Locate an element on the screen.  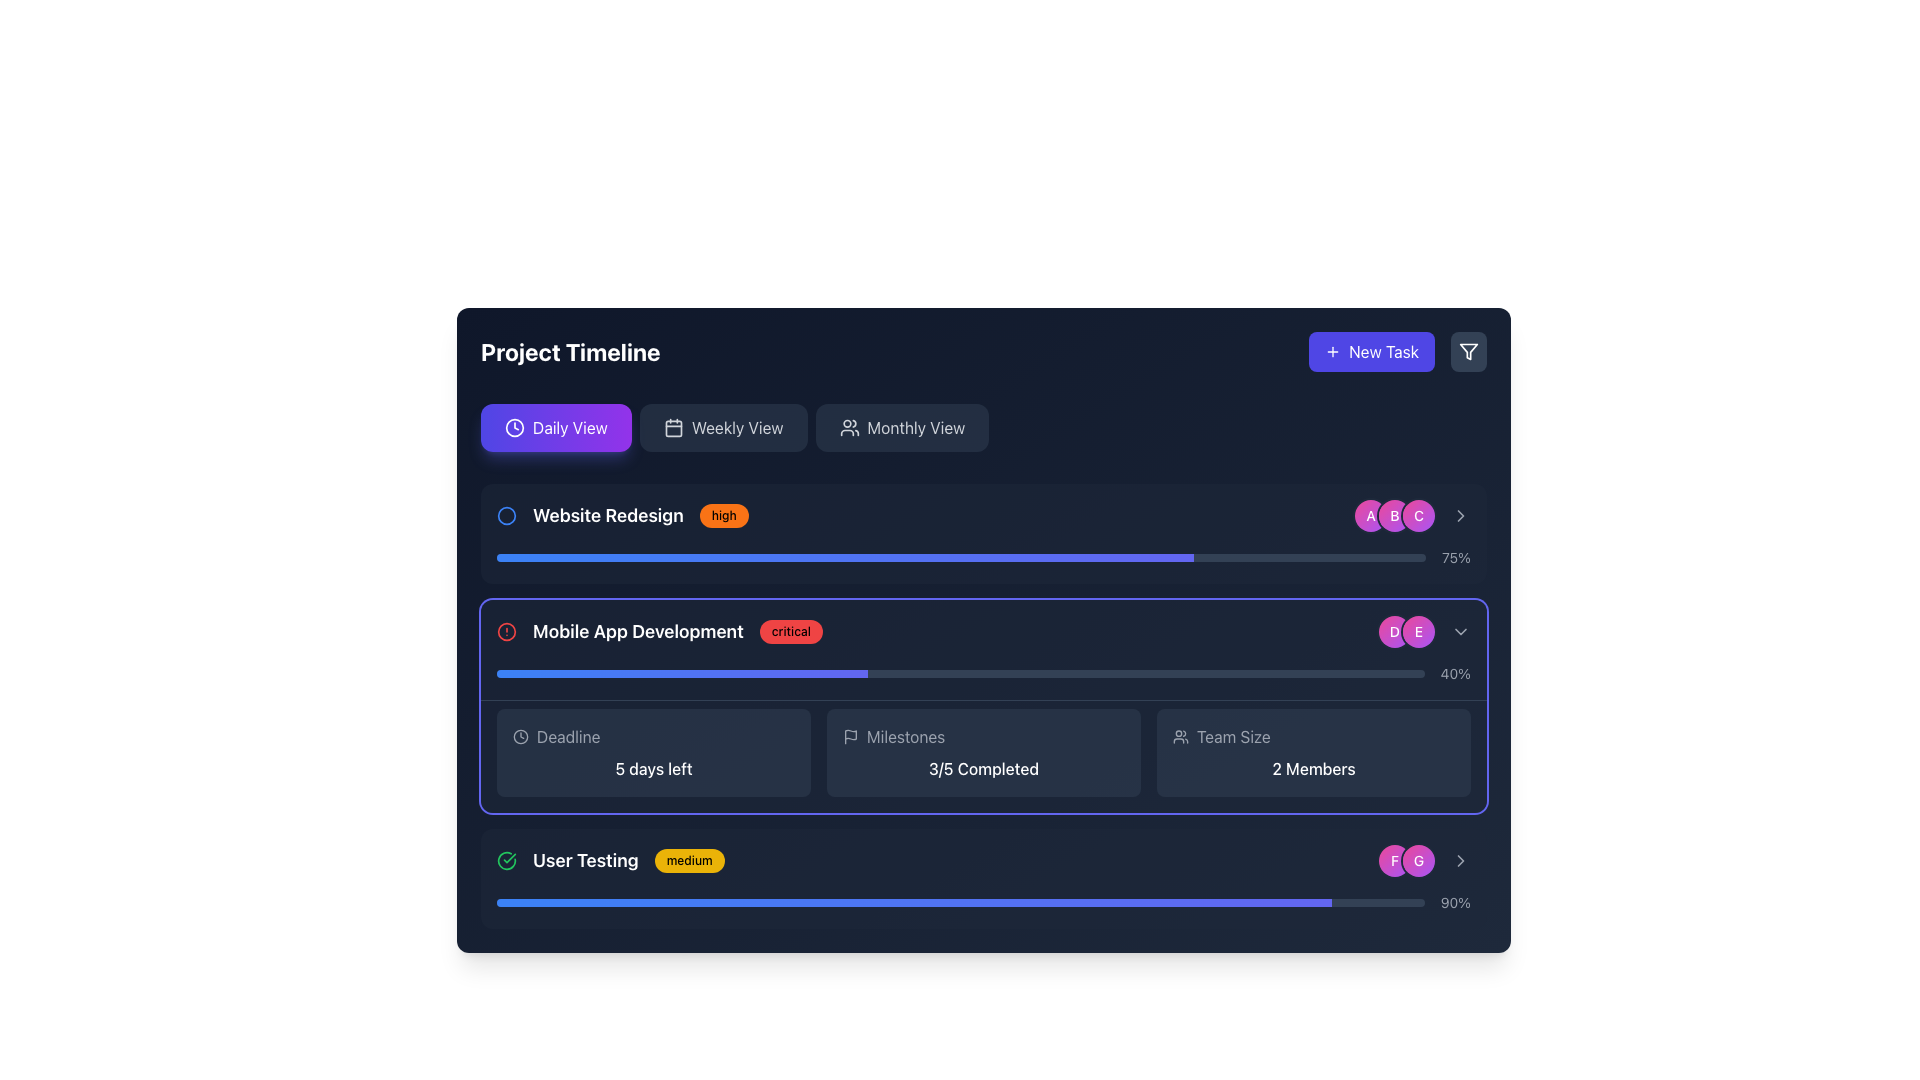
the text label that identifies the project task titled 'Website Redesign', which is the second component in a horizontal group of elements located in the top-left quadrant of the section listing project tasks is located at coordinates (607, 515).